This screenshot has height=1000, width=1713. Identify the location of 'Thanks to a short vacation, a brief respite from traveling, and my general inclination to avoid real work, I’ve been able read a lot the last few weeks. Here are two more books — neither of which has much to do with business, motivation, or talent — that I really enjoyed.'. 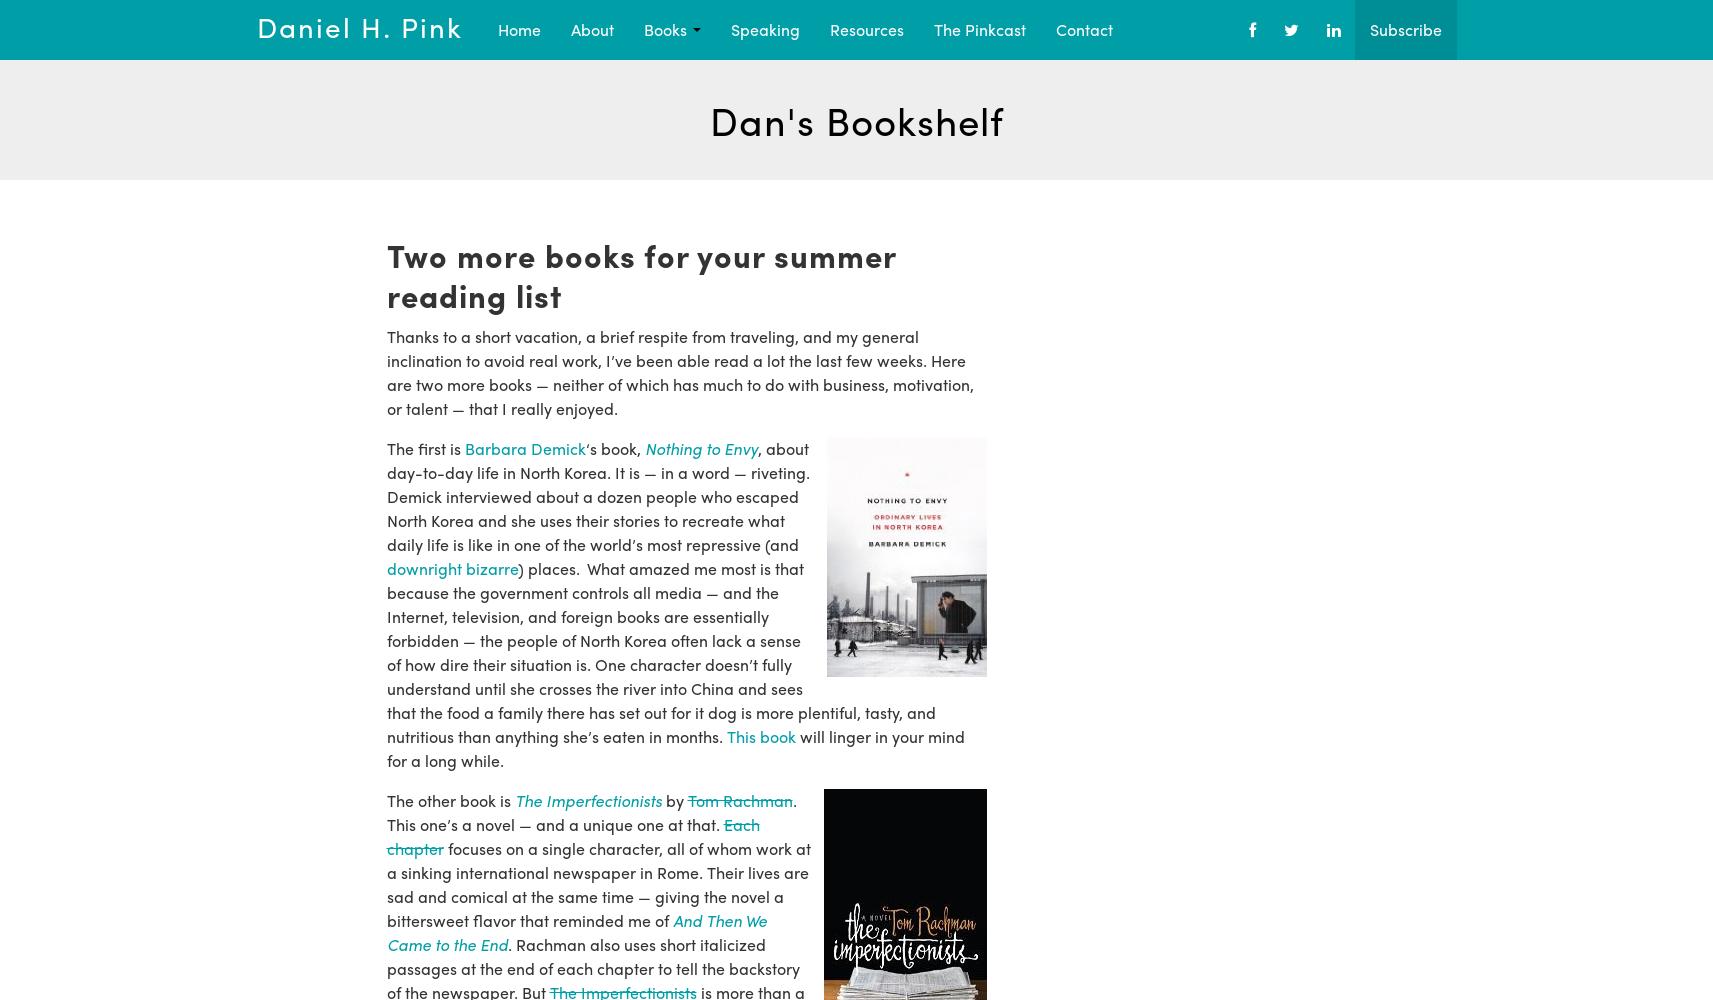
(679, 371).